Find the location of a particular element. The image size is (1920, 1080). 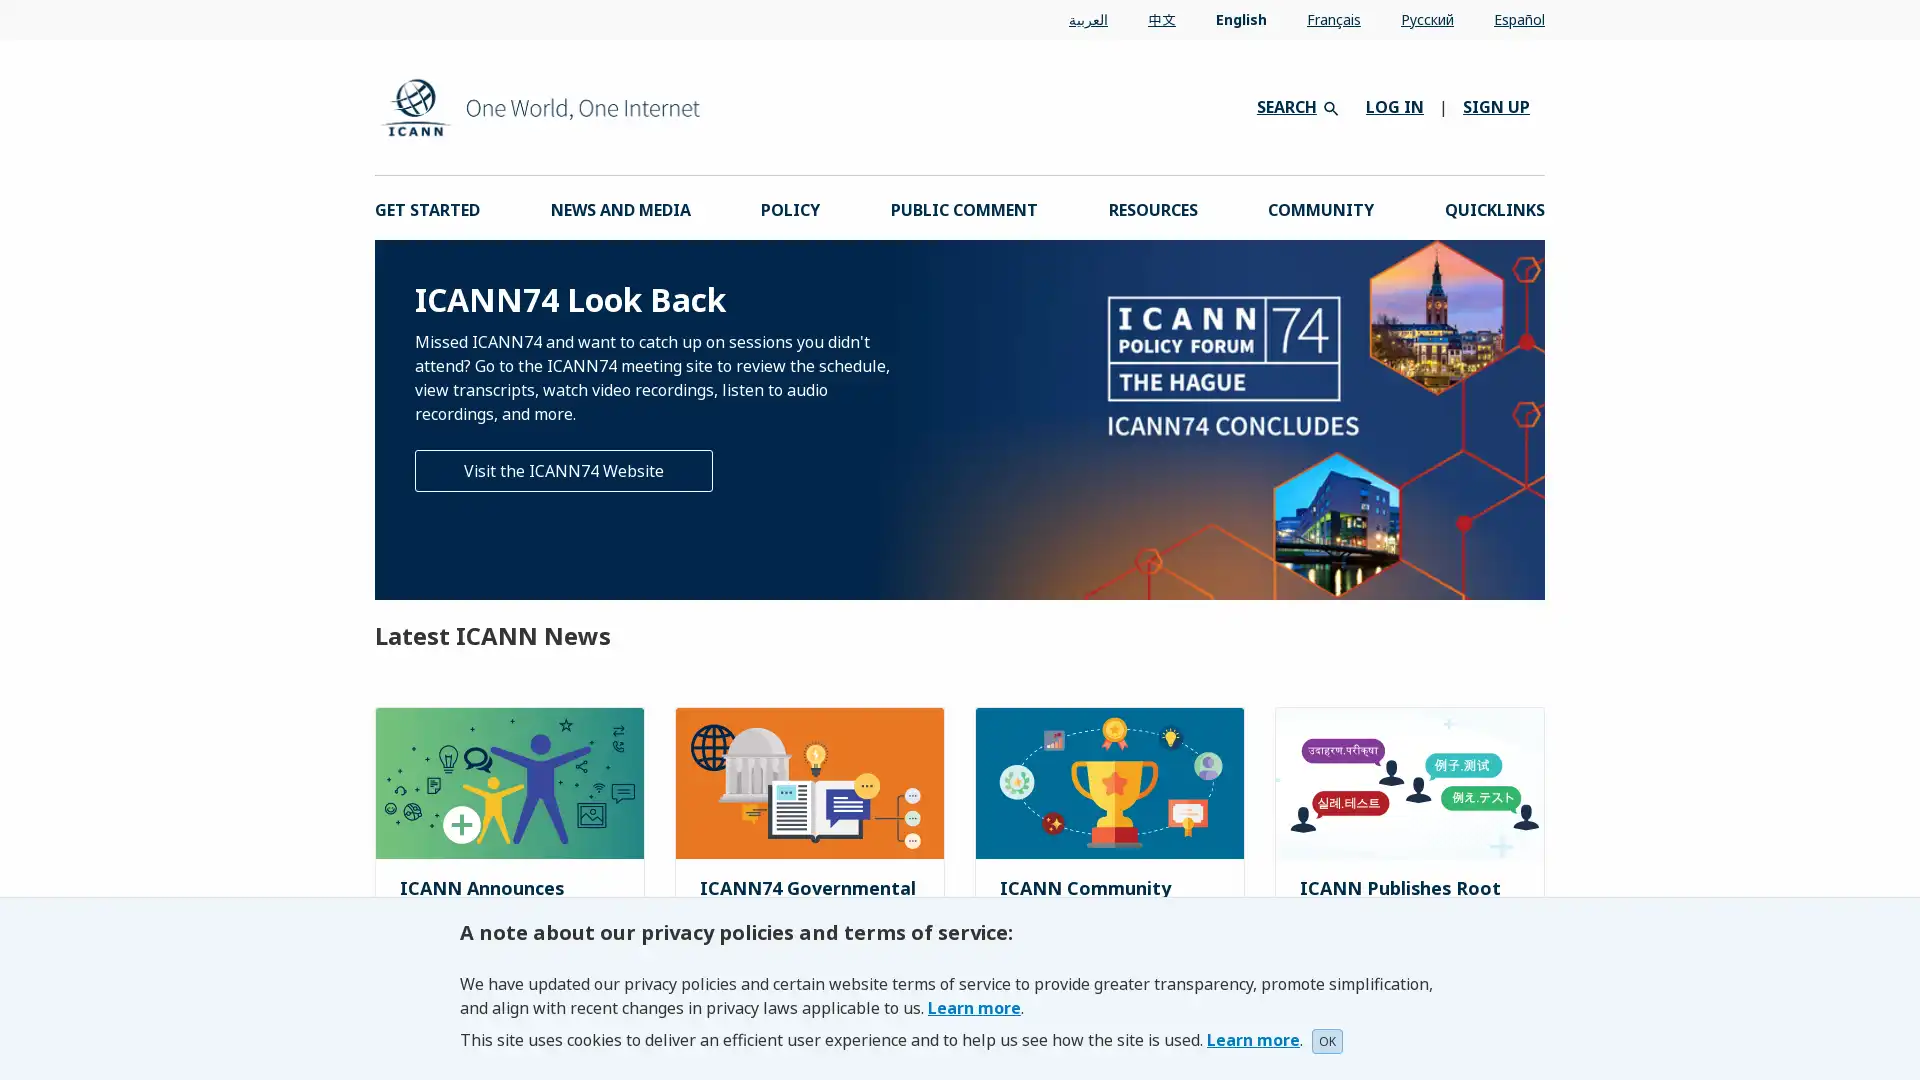

RESOURCES is located at coordinates (1152, 208).